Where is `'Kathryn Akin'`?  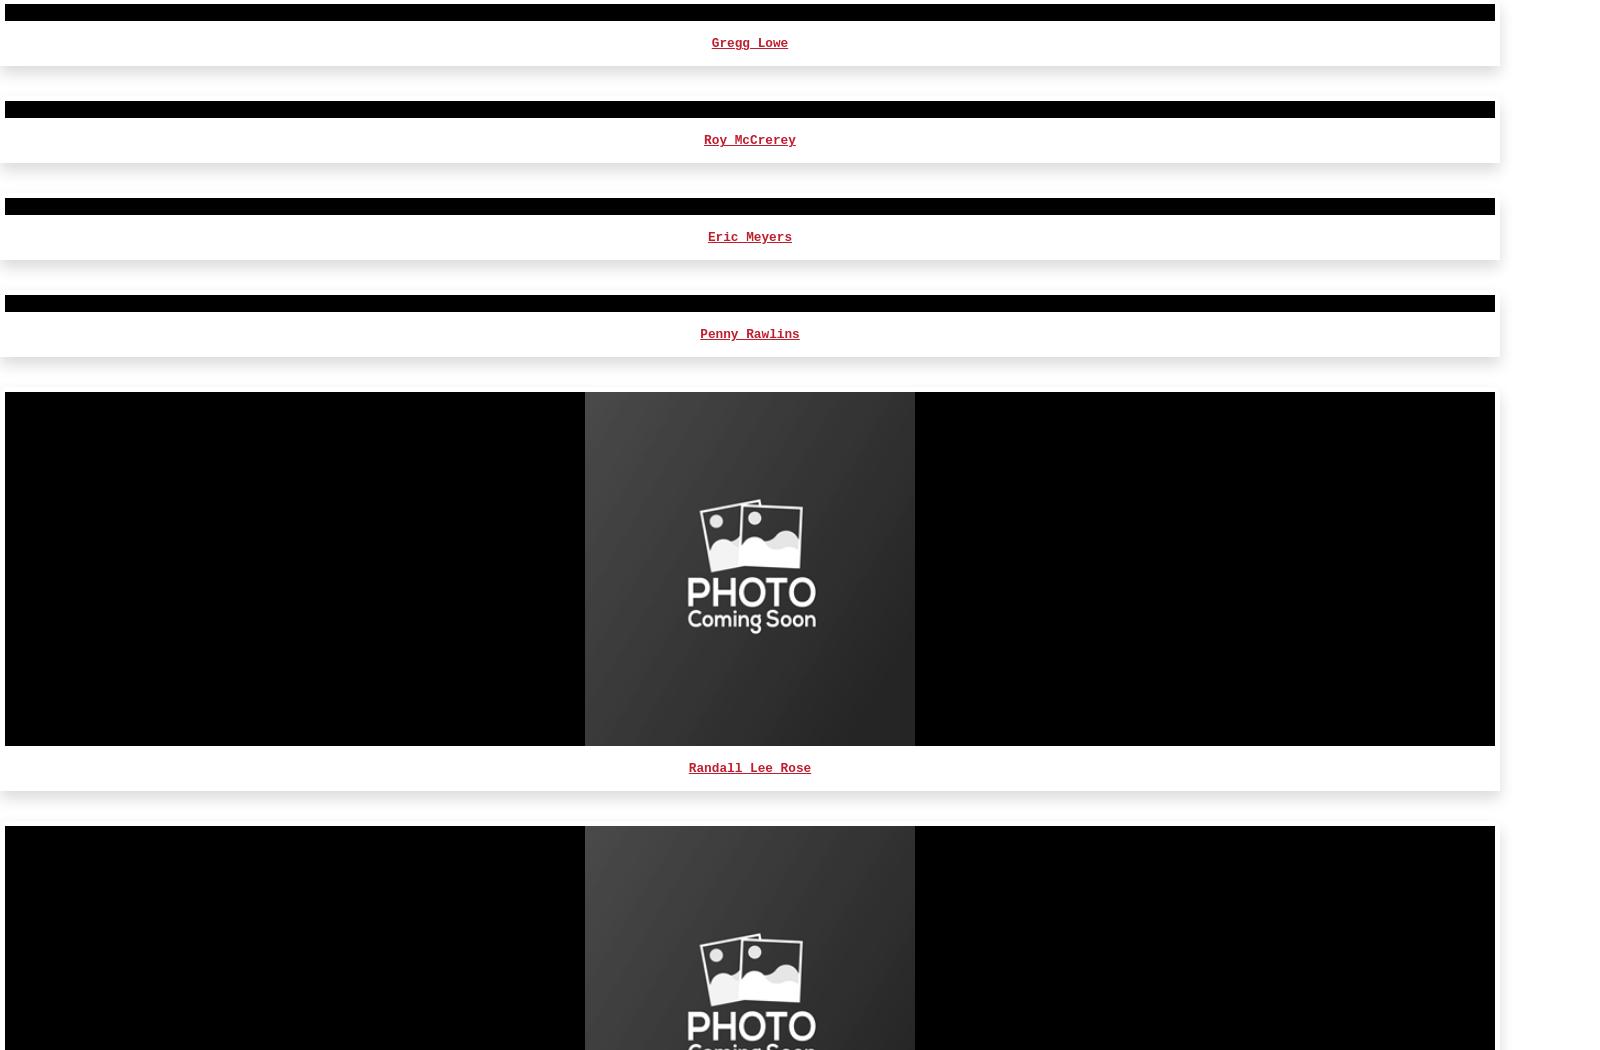 'Kathryn Akin' is located at coordinates (749, 763).